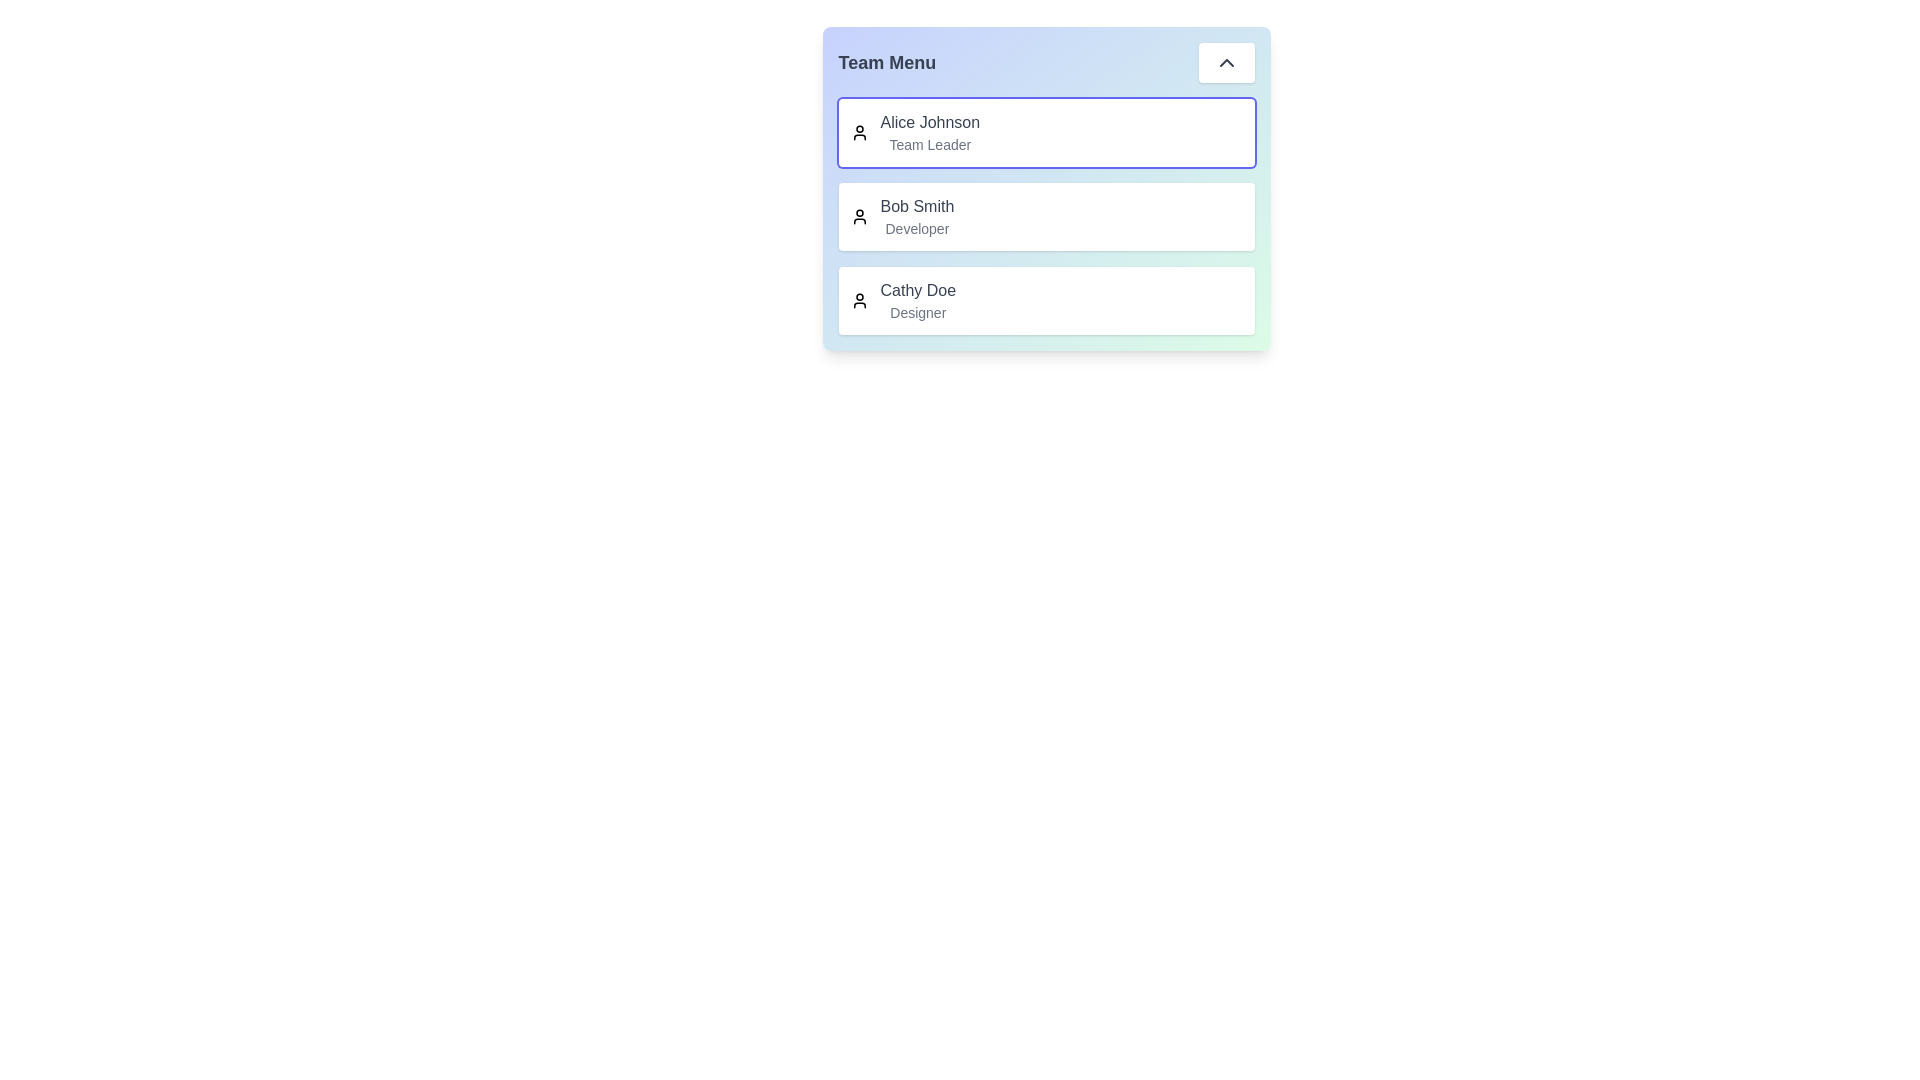 The image size is (1920, 1080). What do you see at coordinates (917, 290) in the screenshot?
I see `the team member Cathy Doe to view their role` at bounding box center [917, 290].